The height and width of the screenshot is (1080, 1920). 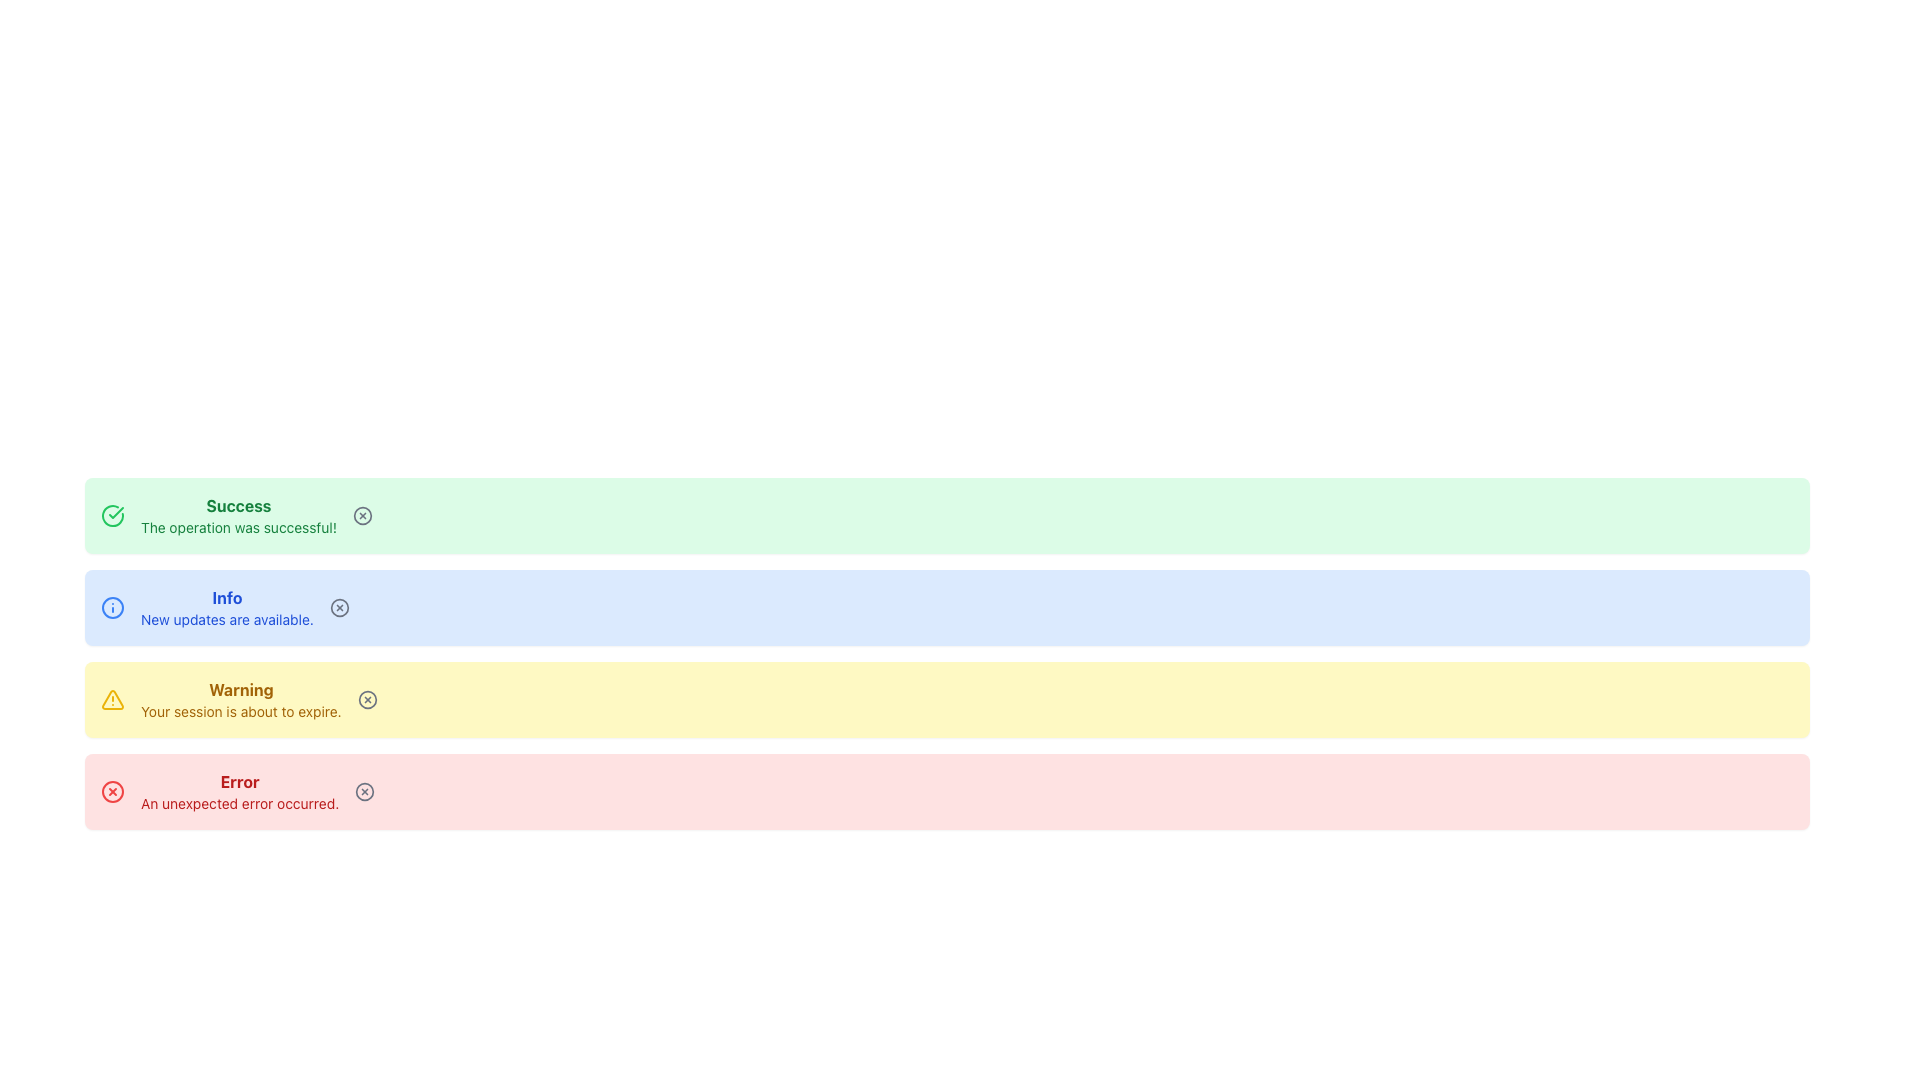 What do you see at coordinates (112, 698) in the screenshot?
I see `the triangular warning icon with a bold yellow border and central exclamation mark, located at the start of the 'Warning' notification bar` at bounding box center [112, 698].